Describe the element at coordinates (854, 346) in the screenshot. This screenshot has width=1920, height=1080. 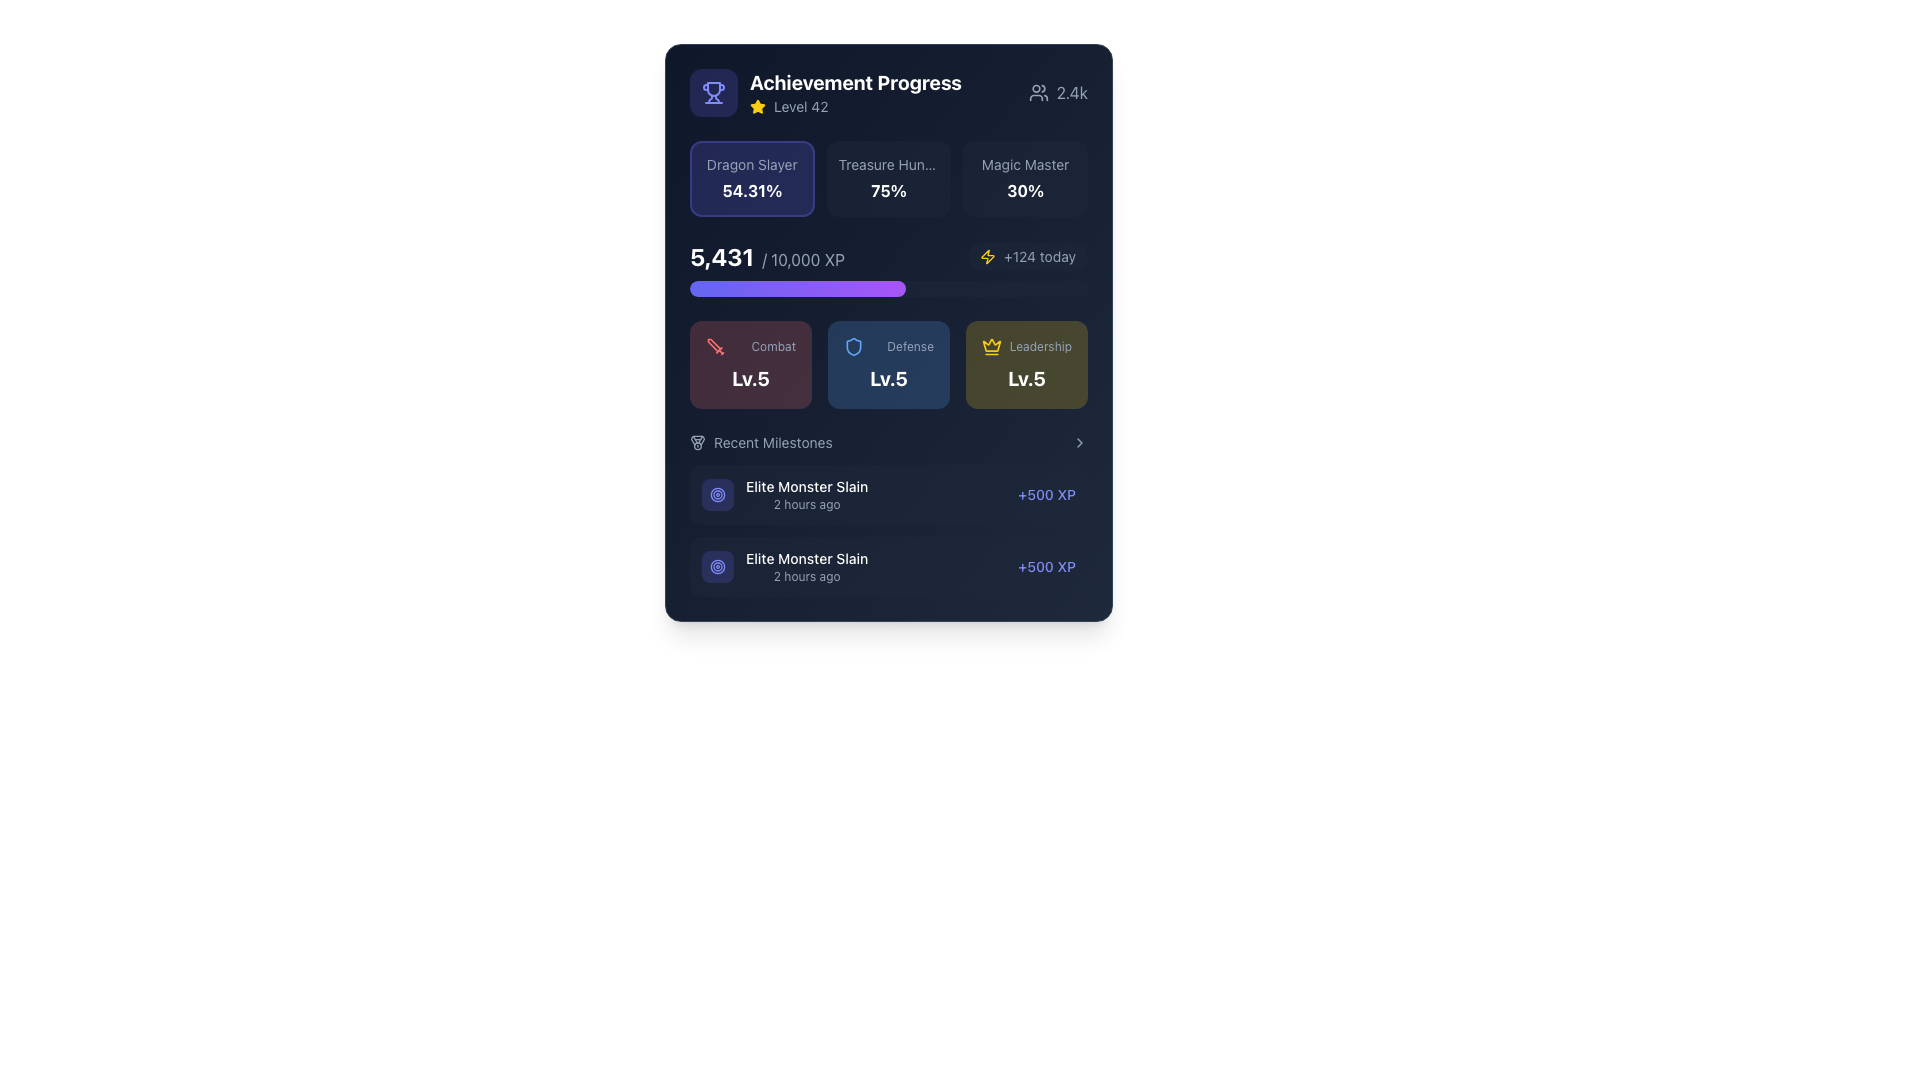
I see `the defense icon located to the left of the text 'Defense' in the middle column of the second row of the main card` at that location.